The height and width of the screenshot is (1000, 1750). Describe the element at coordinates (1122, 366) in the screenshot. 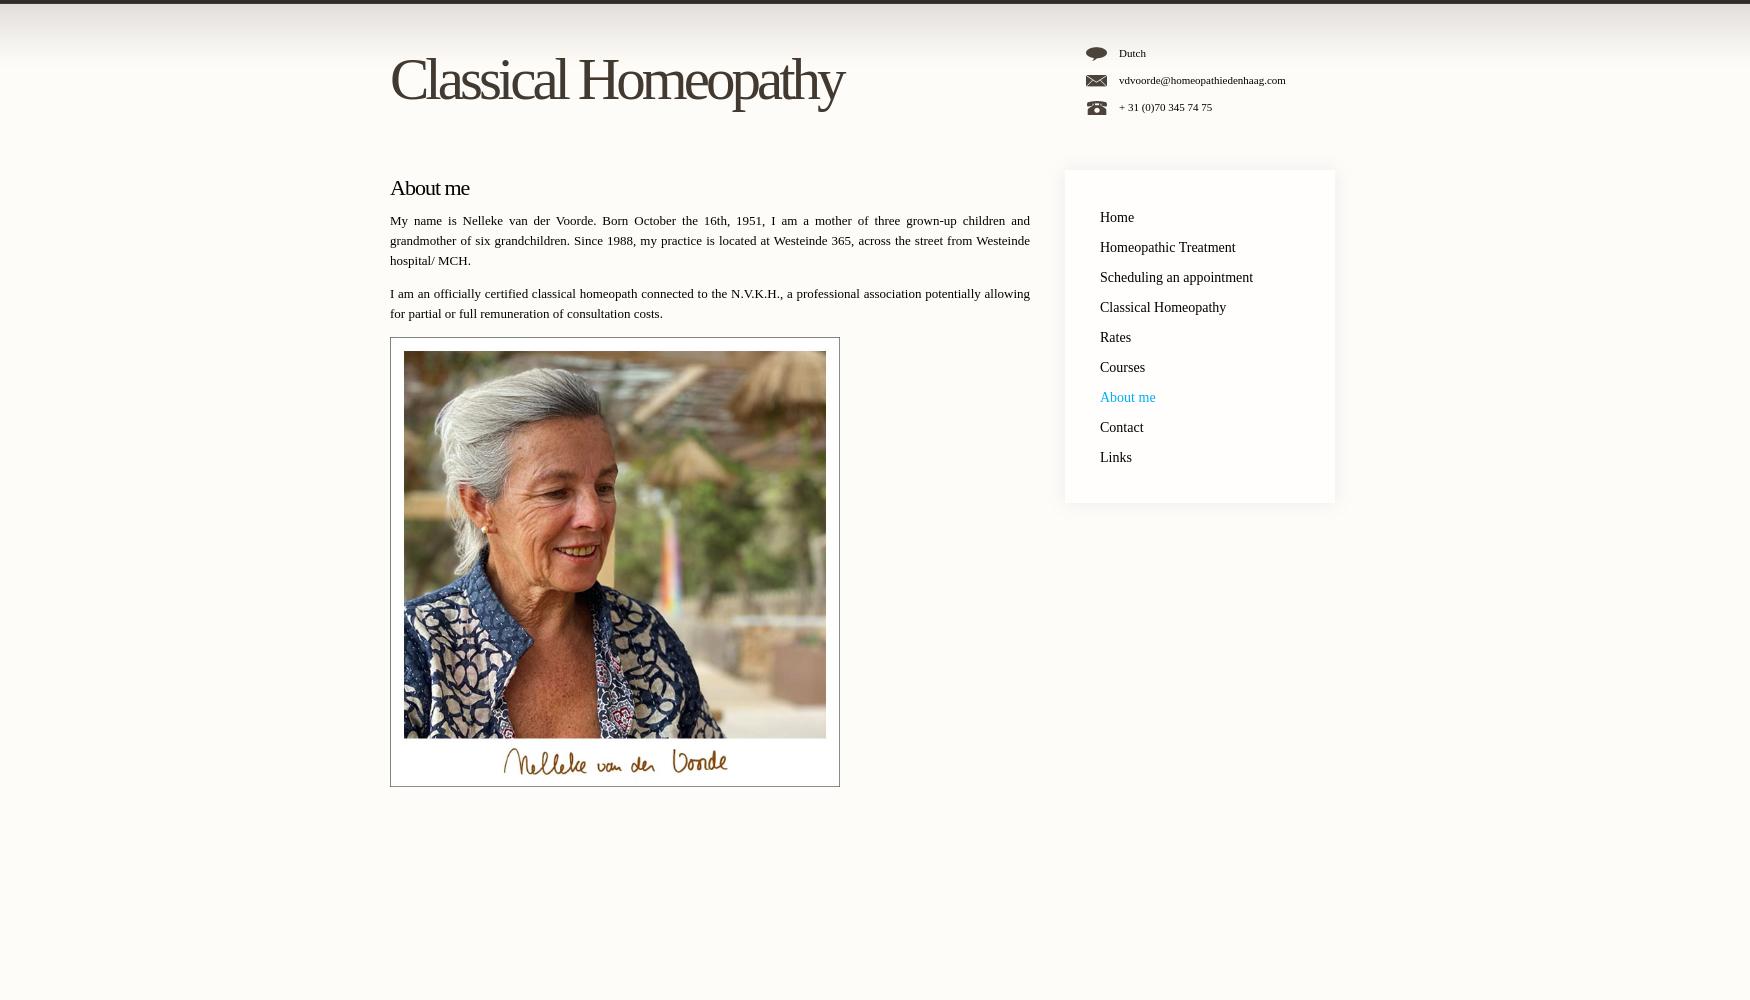

I see `'Courses'` at that location.